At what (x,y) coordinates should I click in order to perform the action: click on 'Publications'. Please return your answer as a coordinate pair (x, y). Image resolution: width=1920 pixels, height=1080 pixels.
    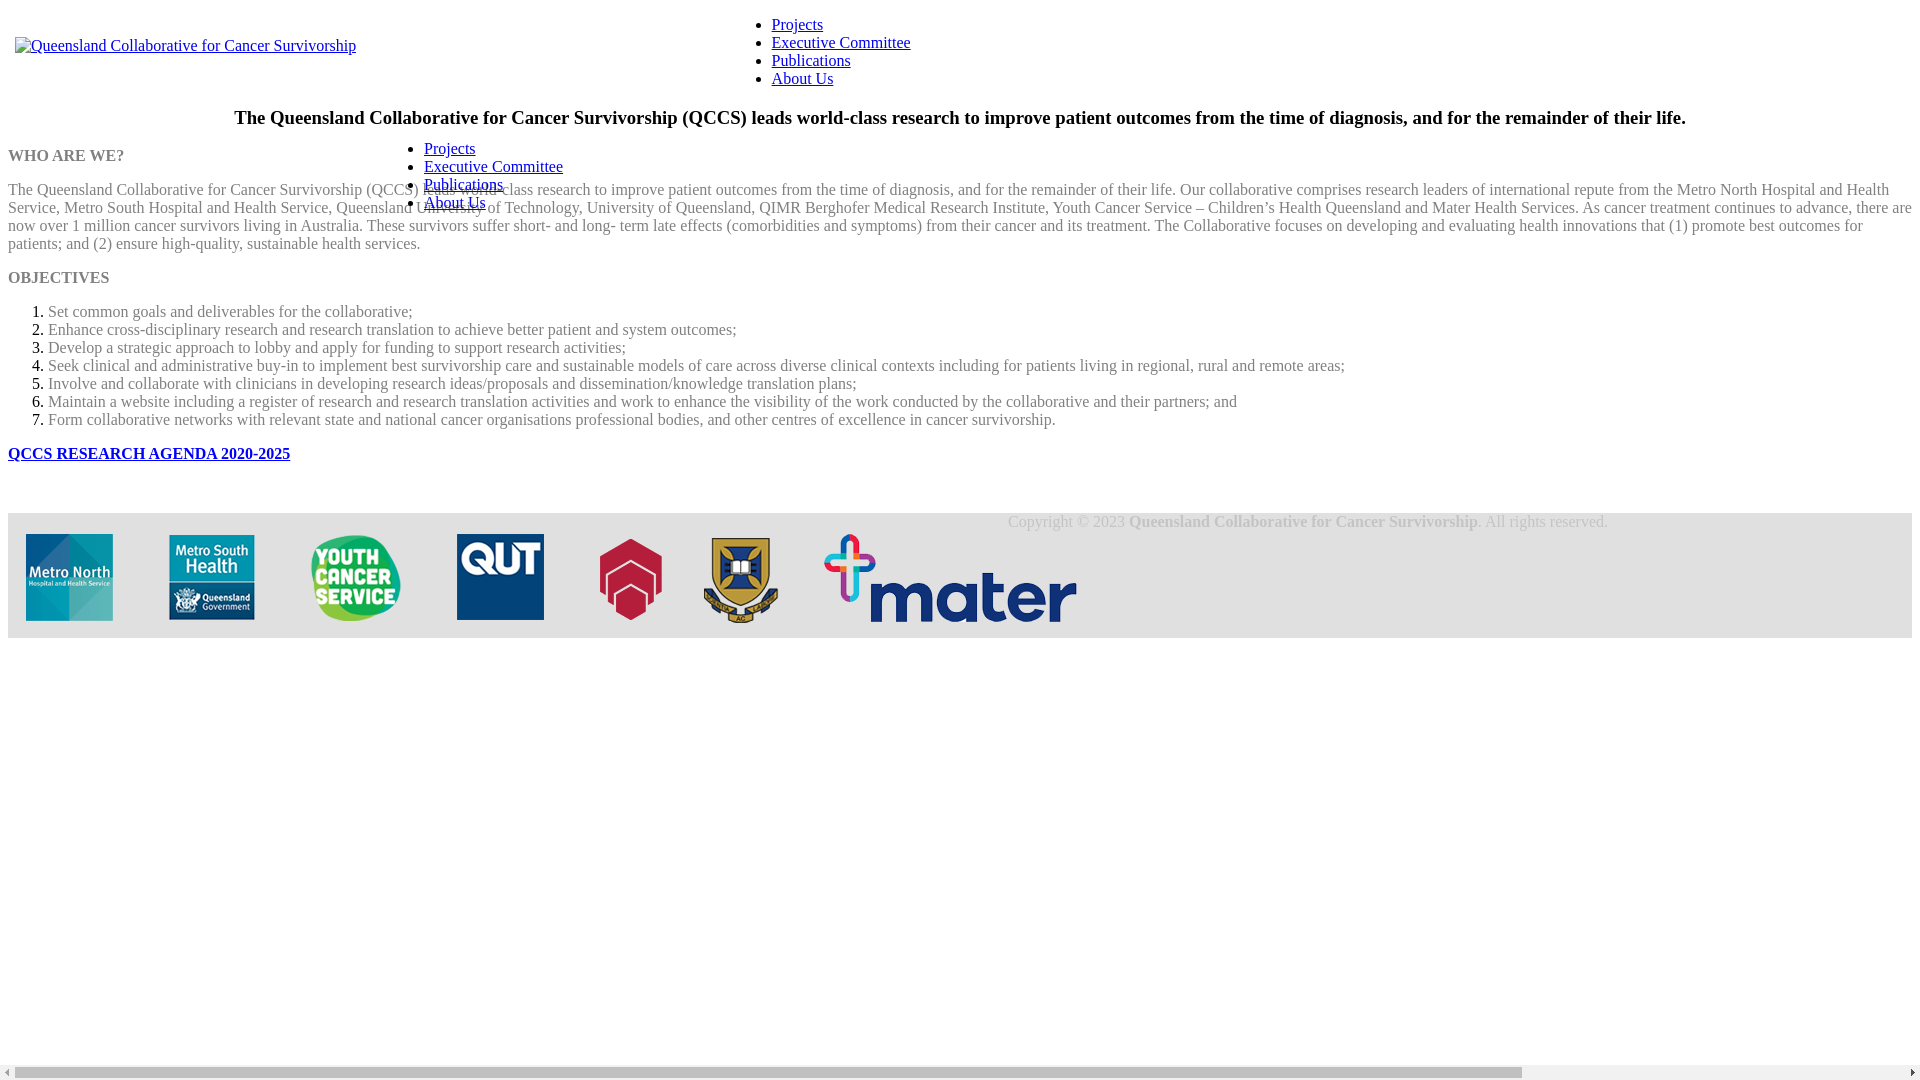
    Looking at the image, I should click on (811, 59).